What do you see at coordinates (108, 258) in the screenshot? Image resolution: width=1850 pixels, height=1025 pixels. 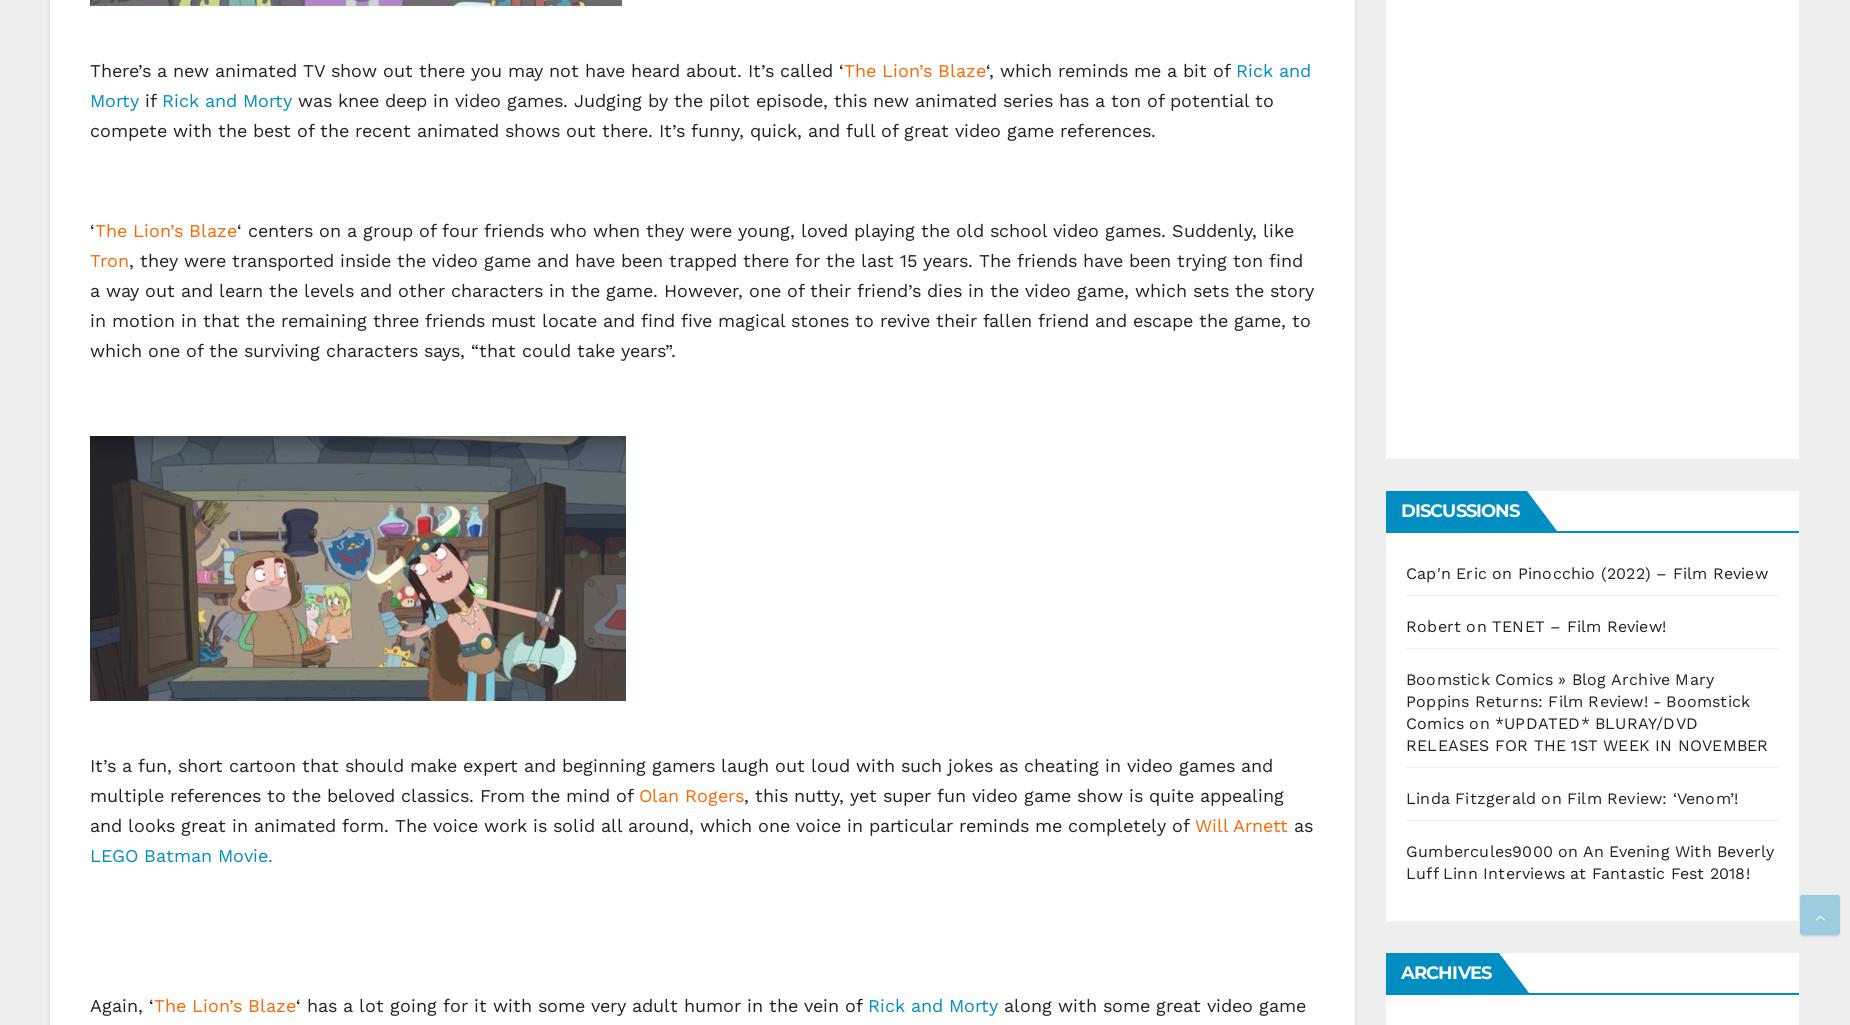 I see `'Tron'` at bounding box center [108, 258].